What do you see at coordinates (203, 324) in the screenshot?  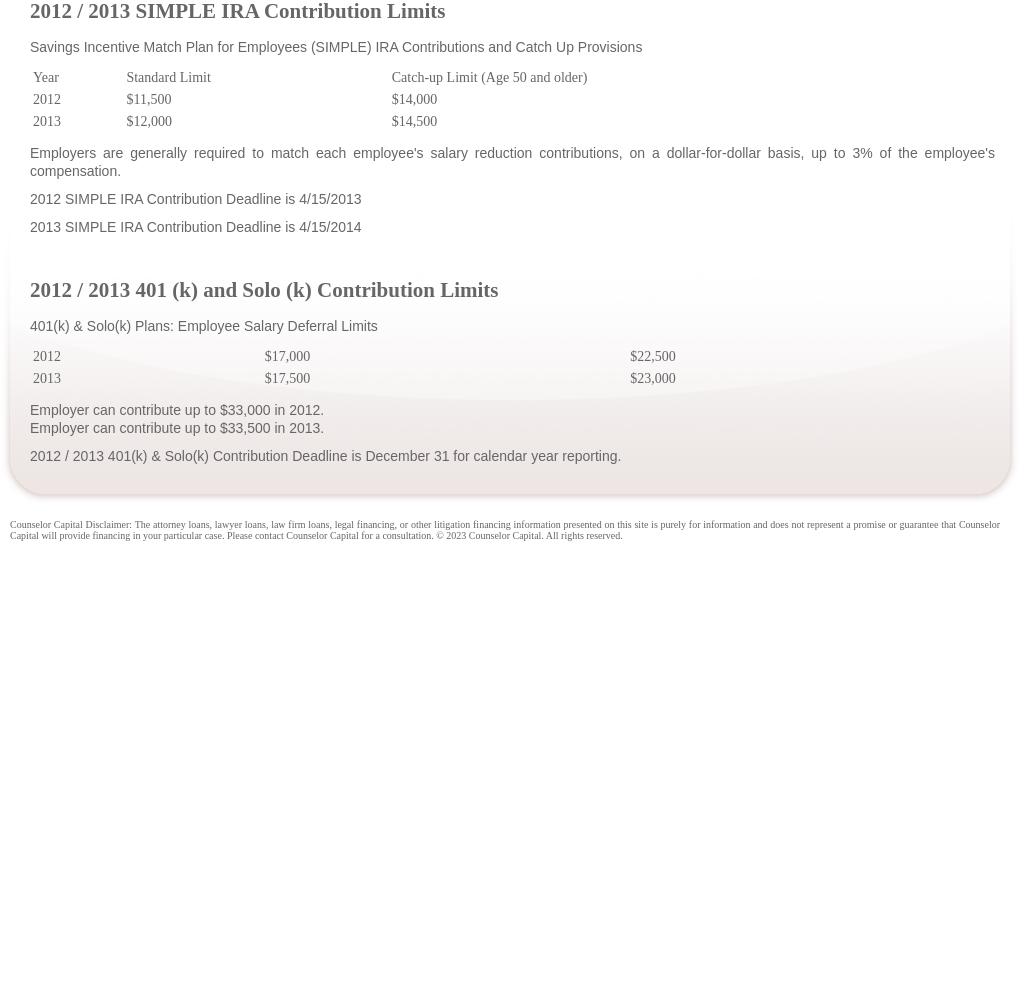 I see `'401(k) & Solo(k) Plans: Employee Salary Deferral Limits'` at bounding box center [203, 324].